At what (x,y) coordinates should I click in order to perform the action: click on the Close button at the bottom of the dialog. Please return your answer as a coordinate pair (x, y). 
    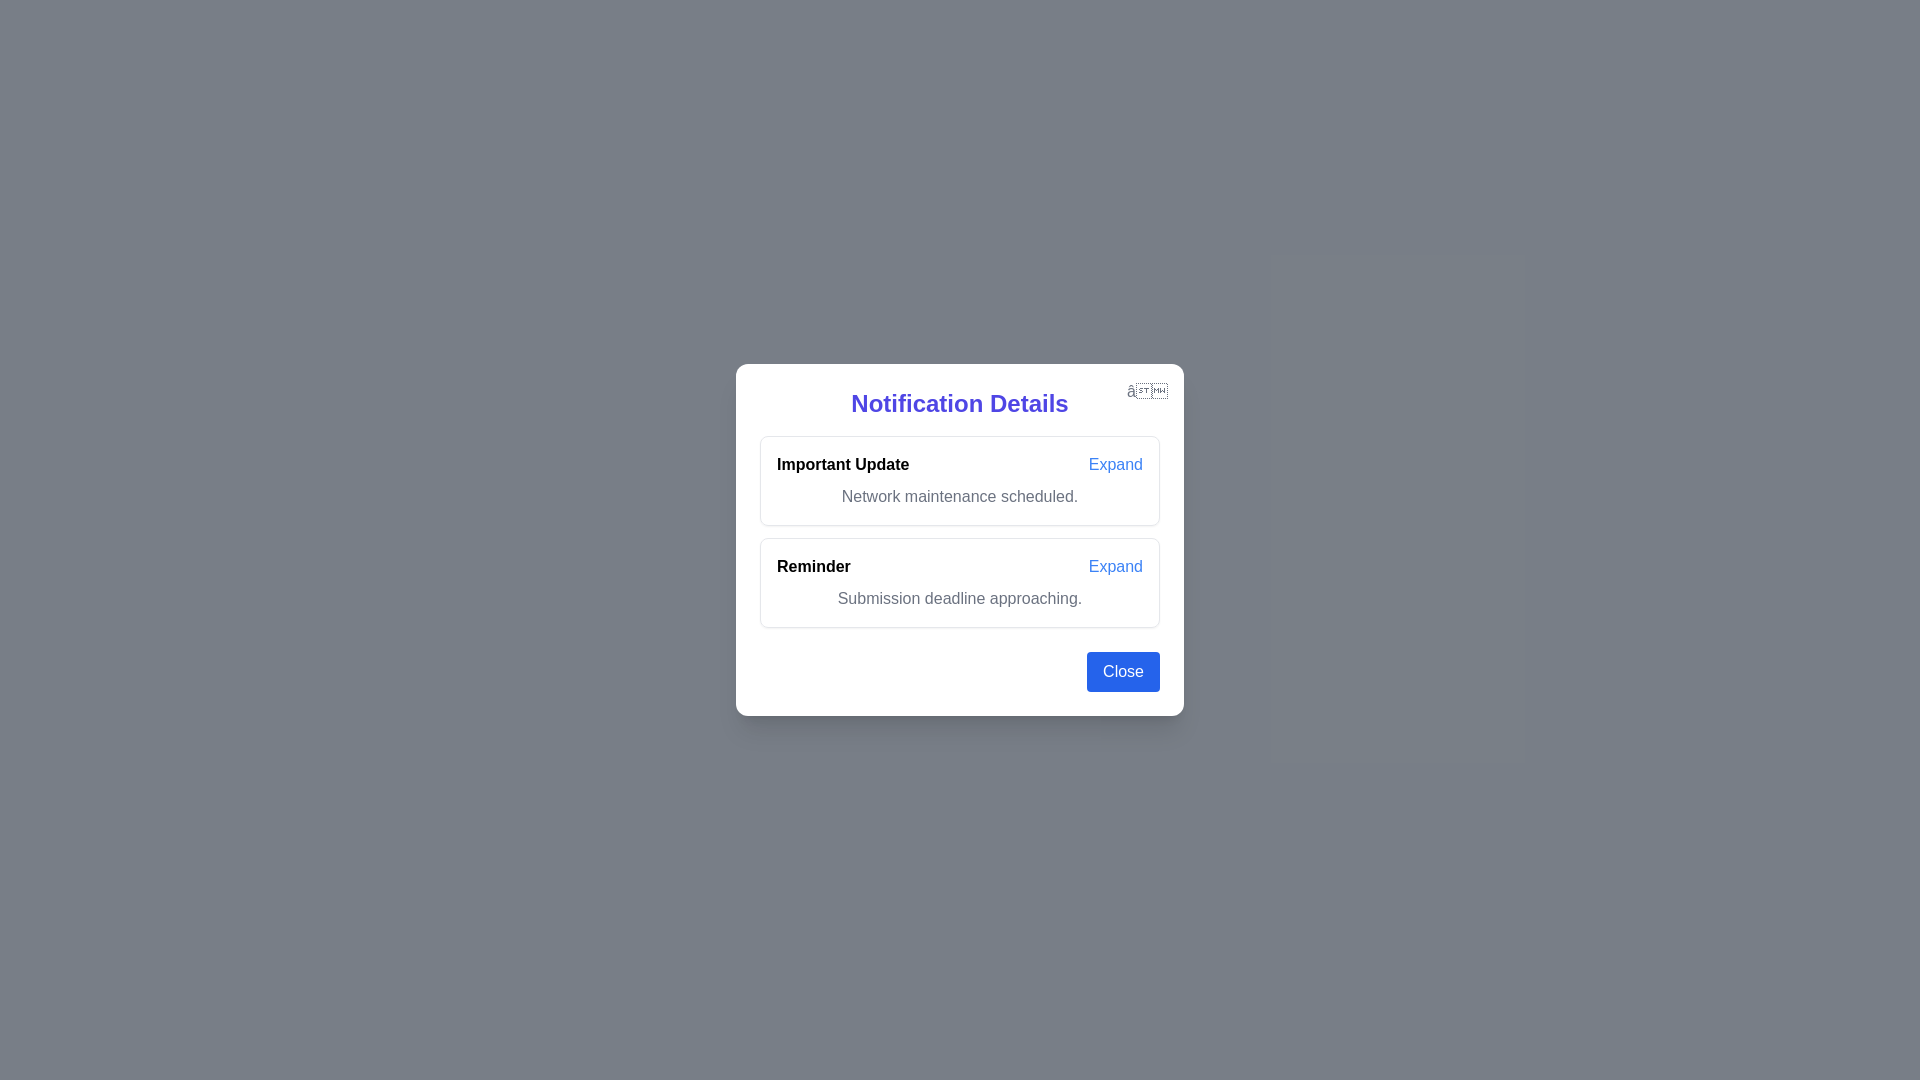
    Looking at the image, I should click on (1123, 671).